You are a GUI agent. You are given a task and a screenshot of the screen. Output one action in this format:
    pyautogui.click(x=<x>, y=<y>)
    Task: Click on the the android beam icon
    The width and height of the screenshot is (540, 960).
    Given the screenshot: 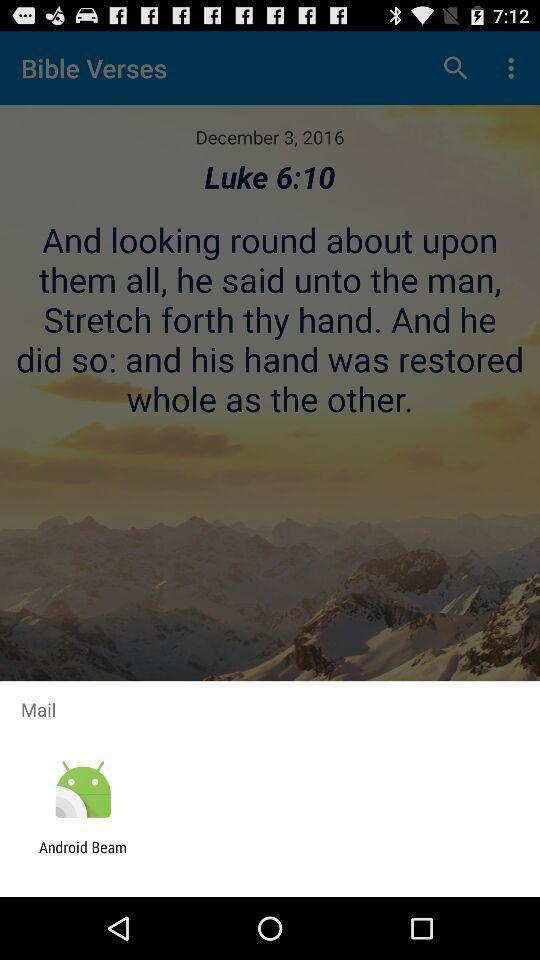 What is the action you would take?
    pyautogui.click(x=82, y=855)
    